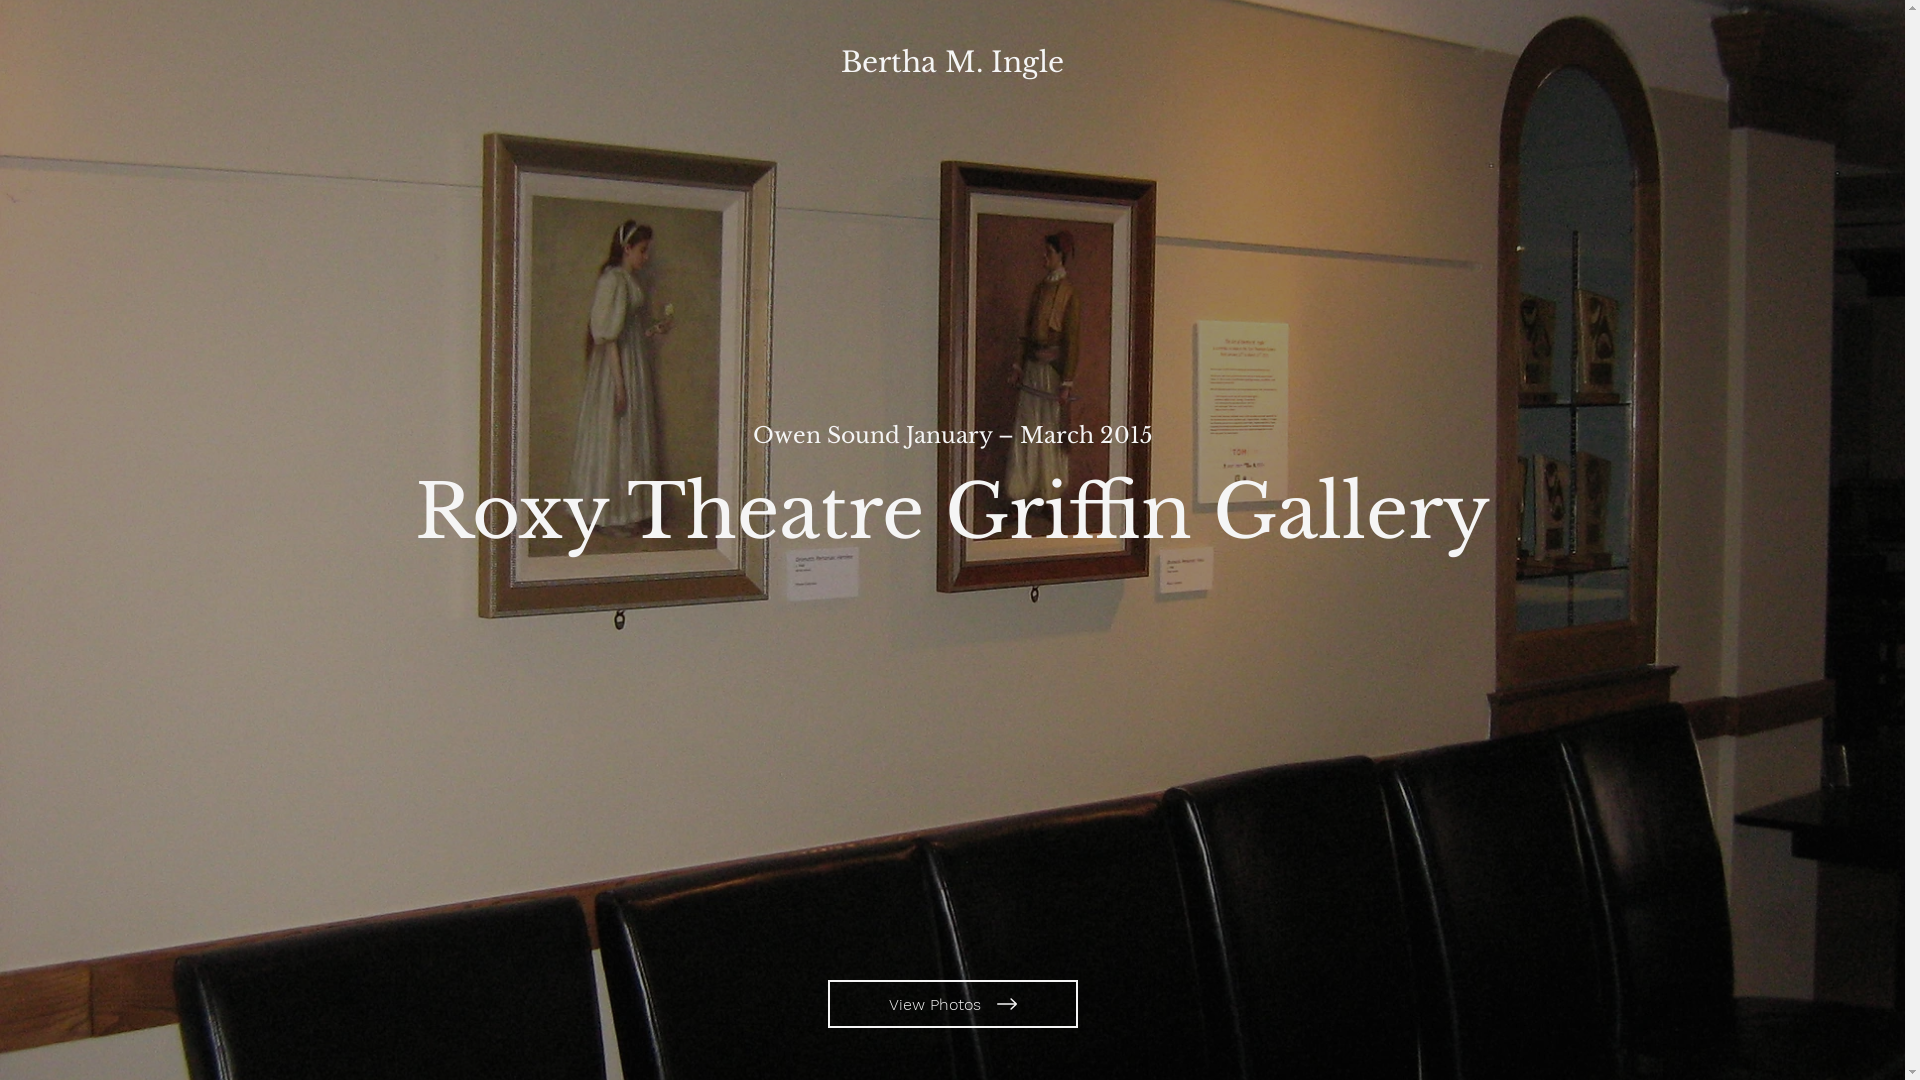  I want to click on 'View Photos', so click(952, 1003).